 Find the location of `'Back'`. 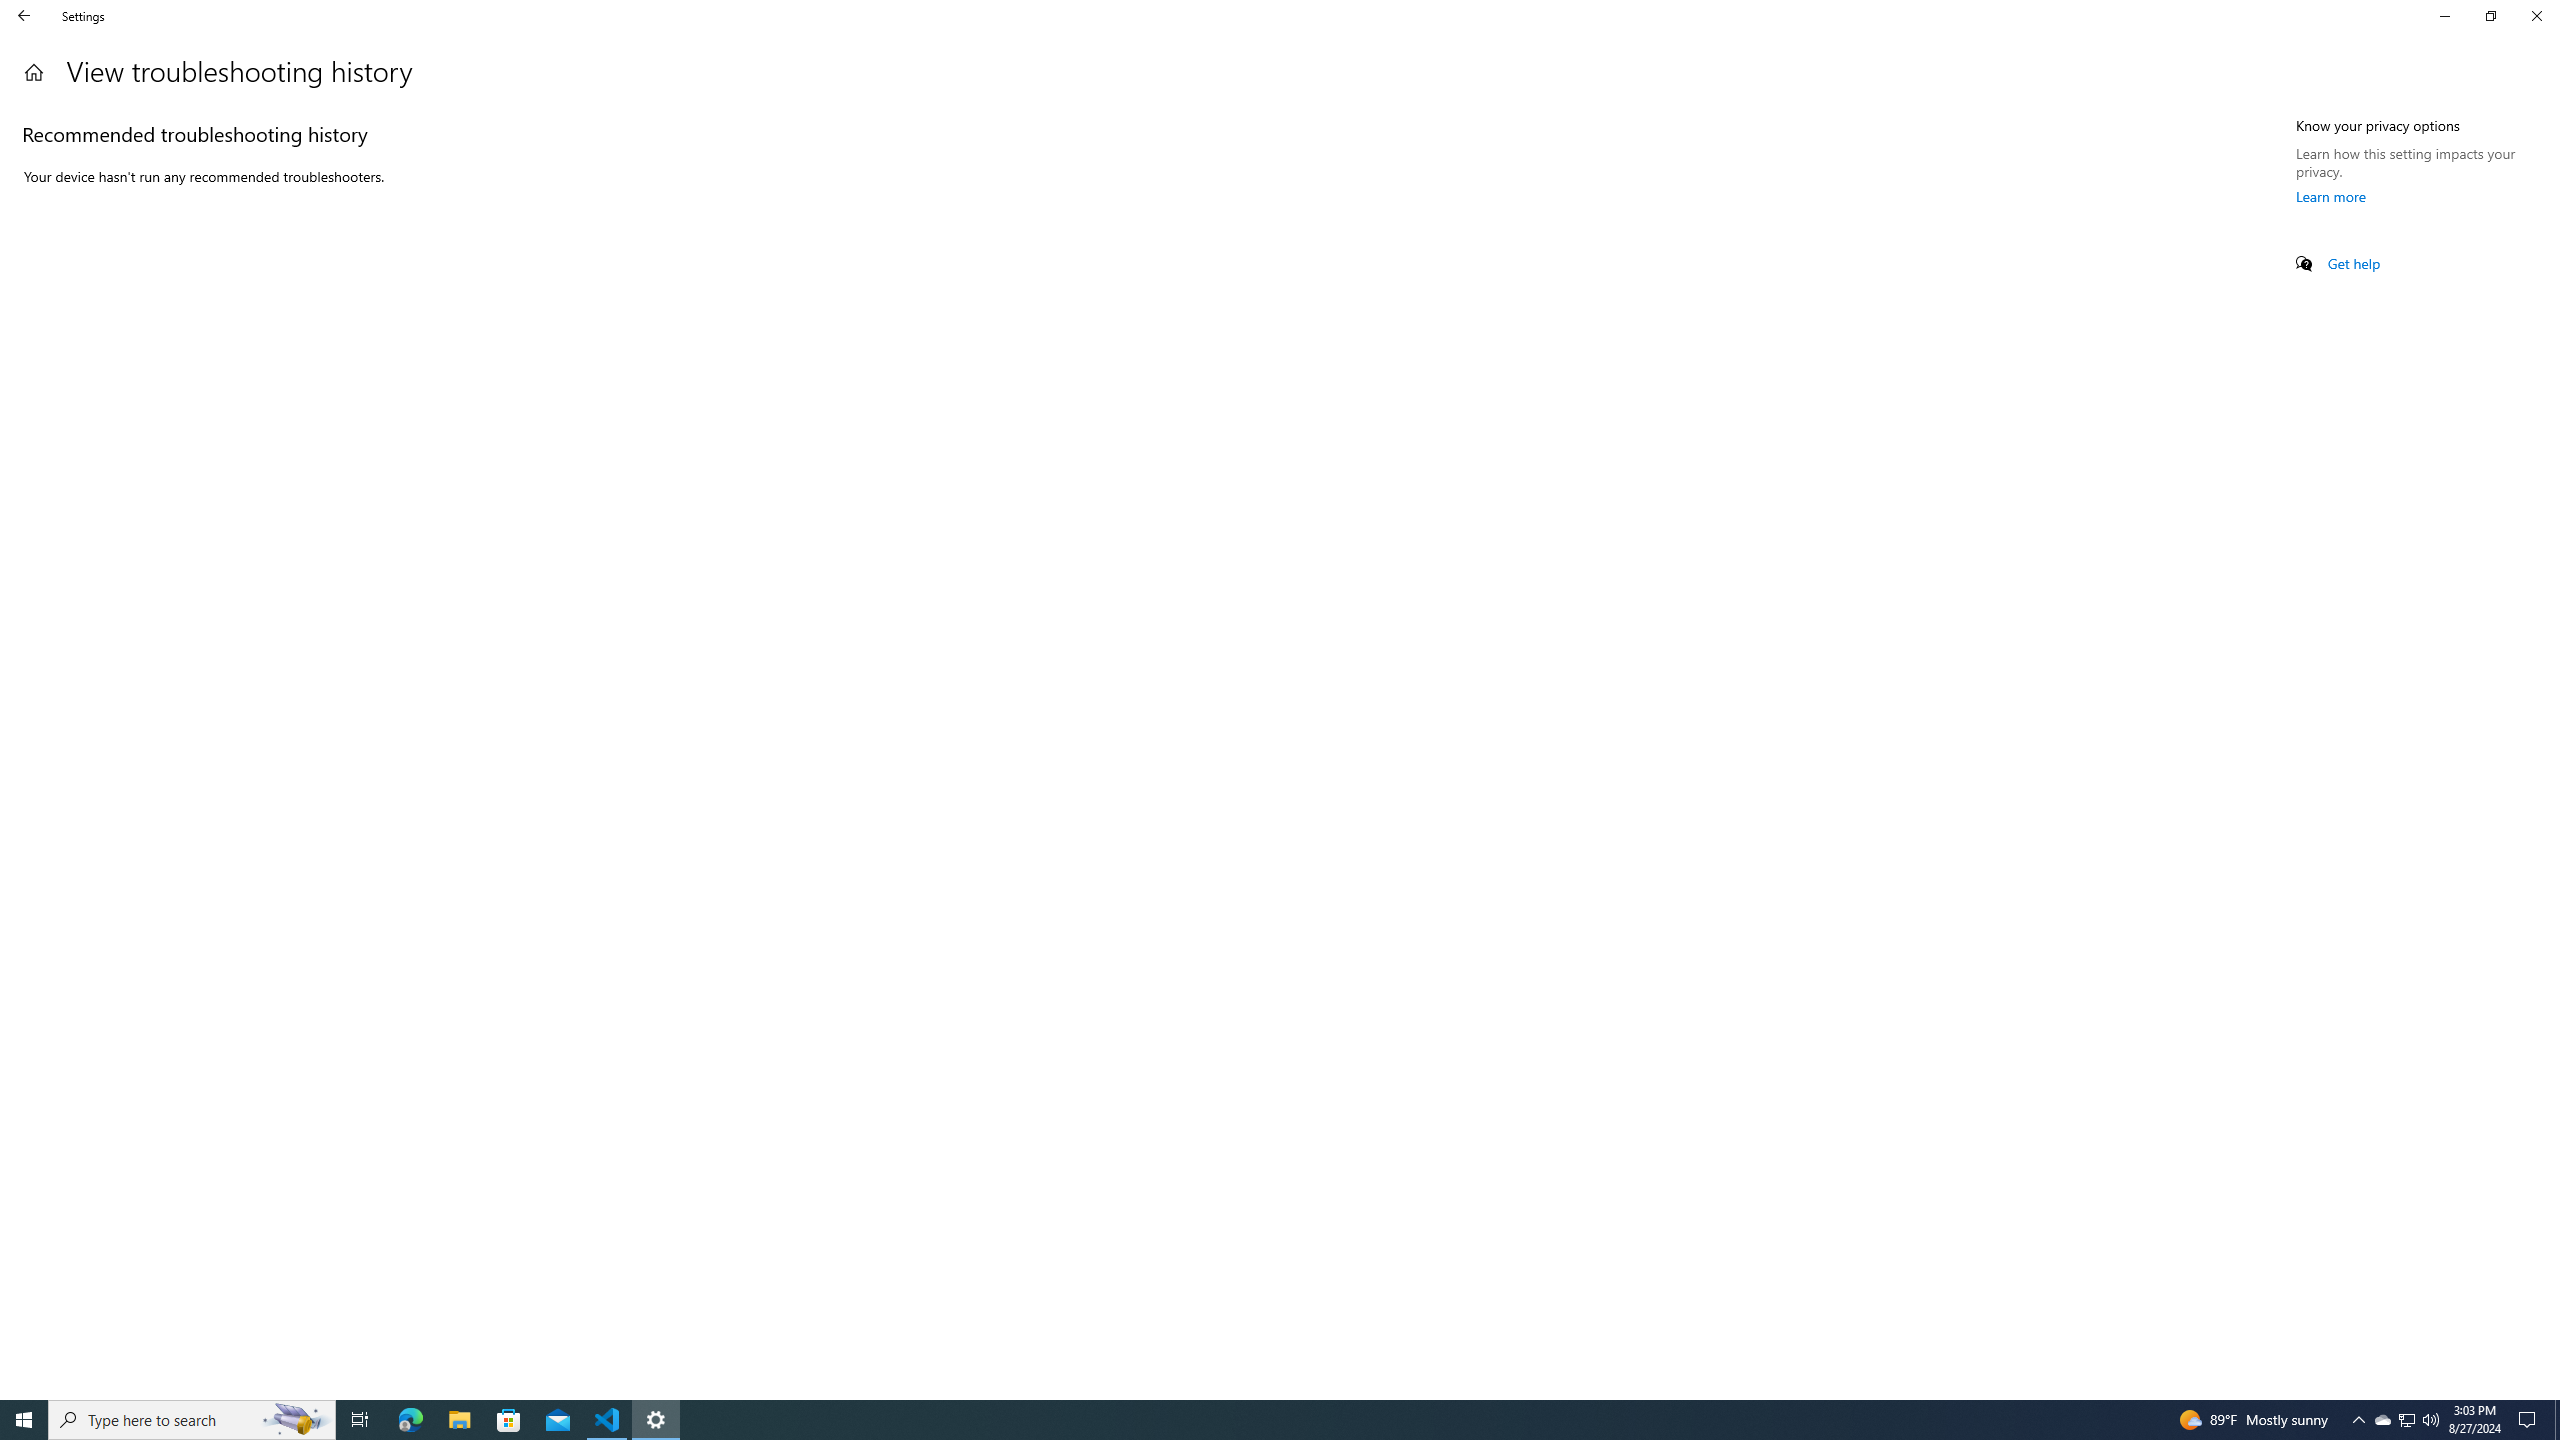

'Back' is located at coordinates (24, 15).